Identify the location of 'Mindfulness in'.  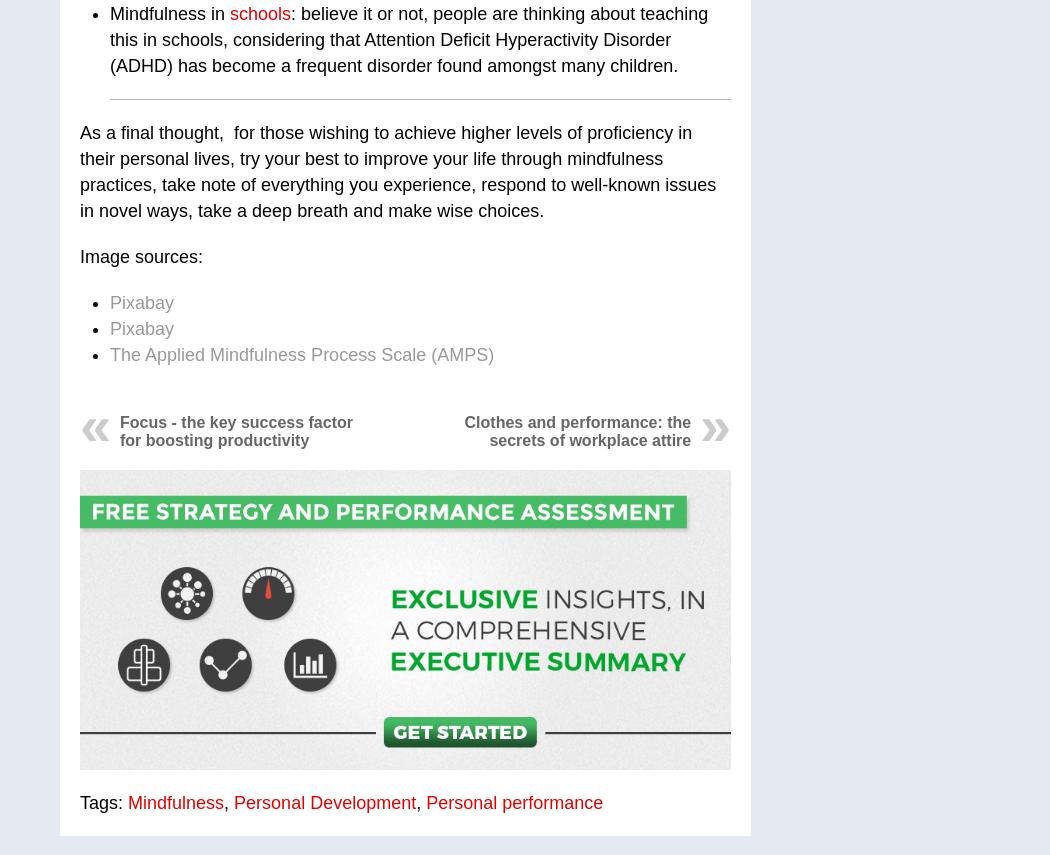
(169, 12).